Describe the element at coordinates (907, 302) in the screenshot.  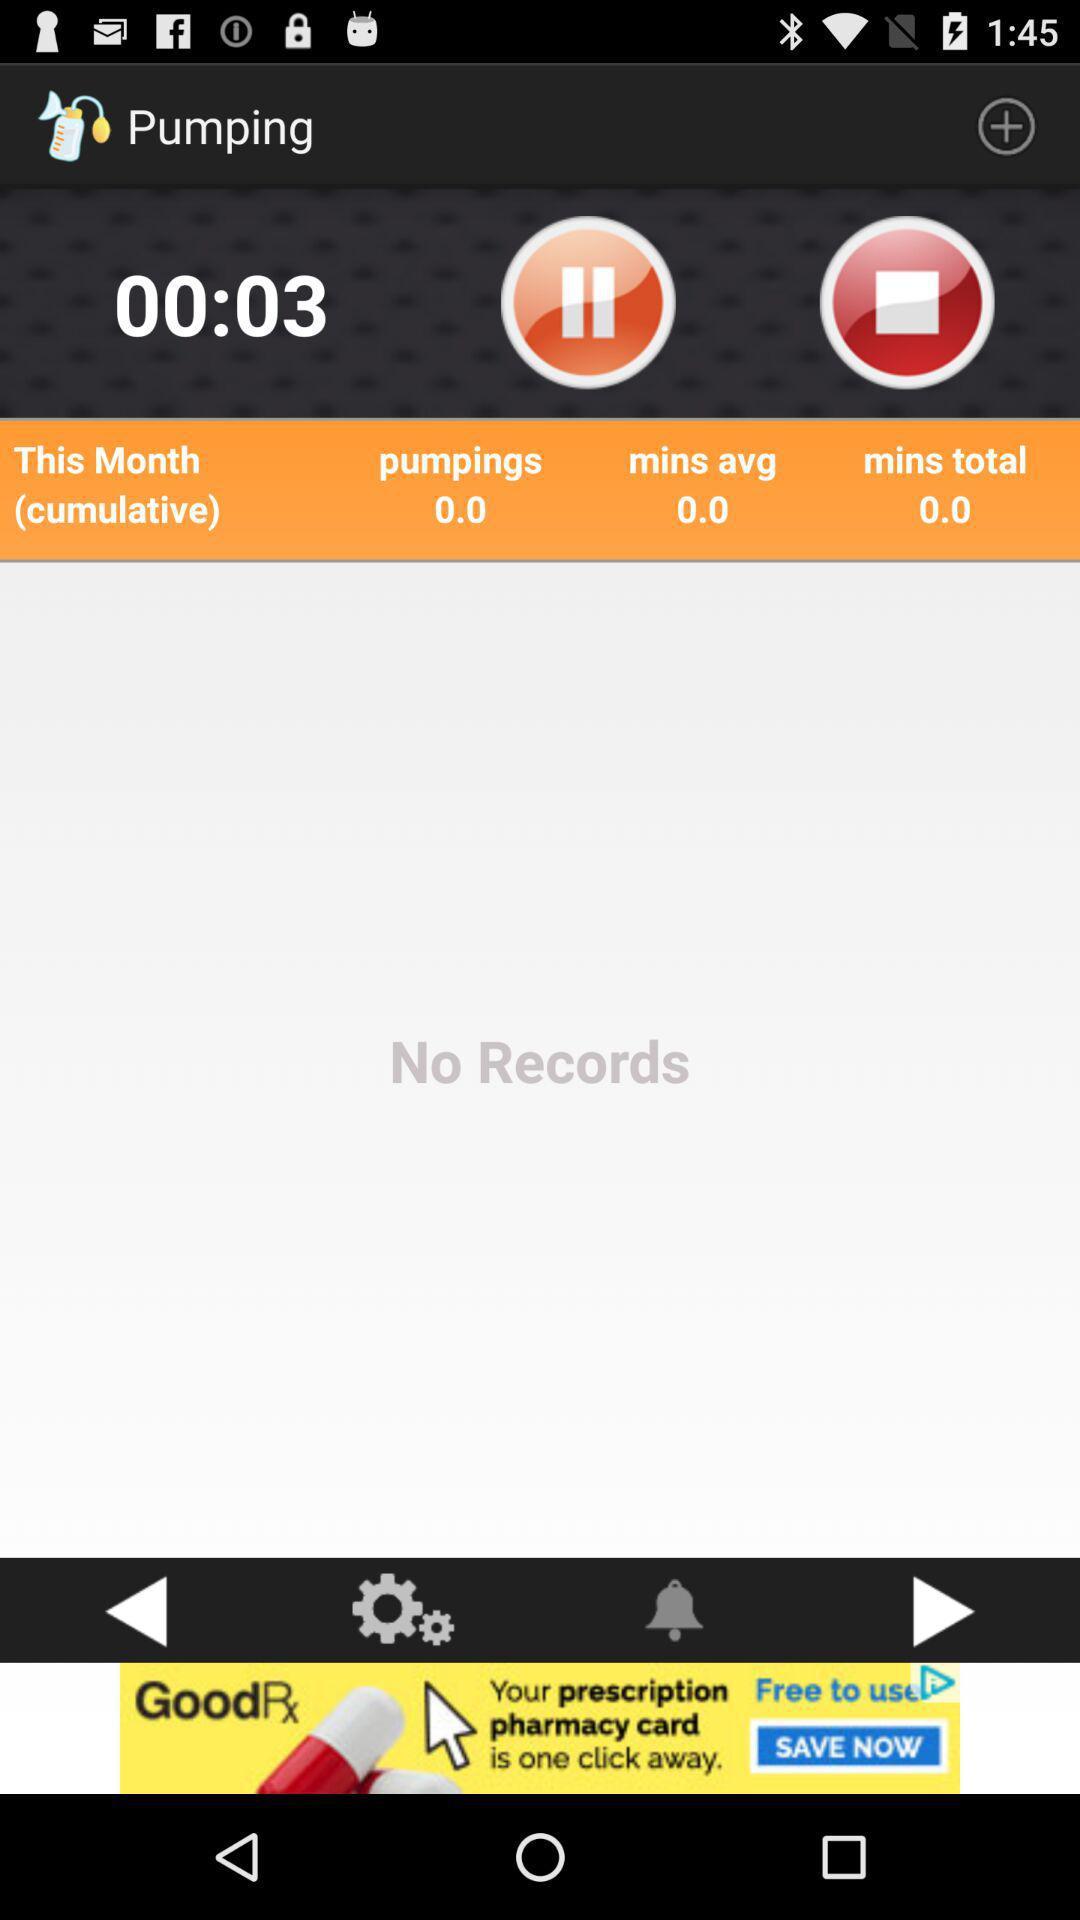
I see `stop recording` at that location.